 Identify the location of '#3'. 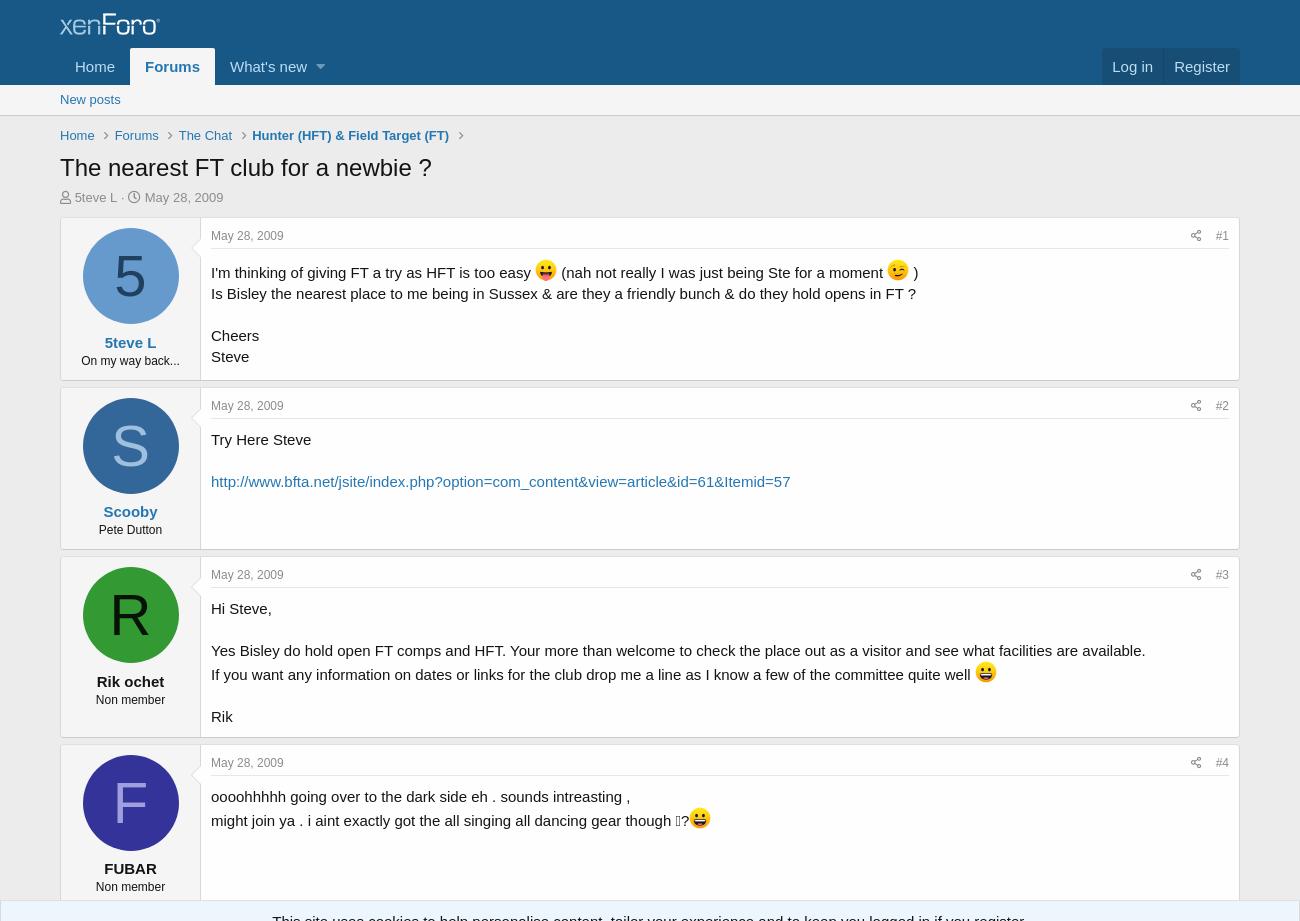
(1213, 573).